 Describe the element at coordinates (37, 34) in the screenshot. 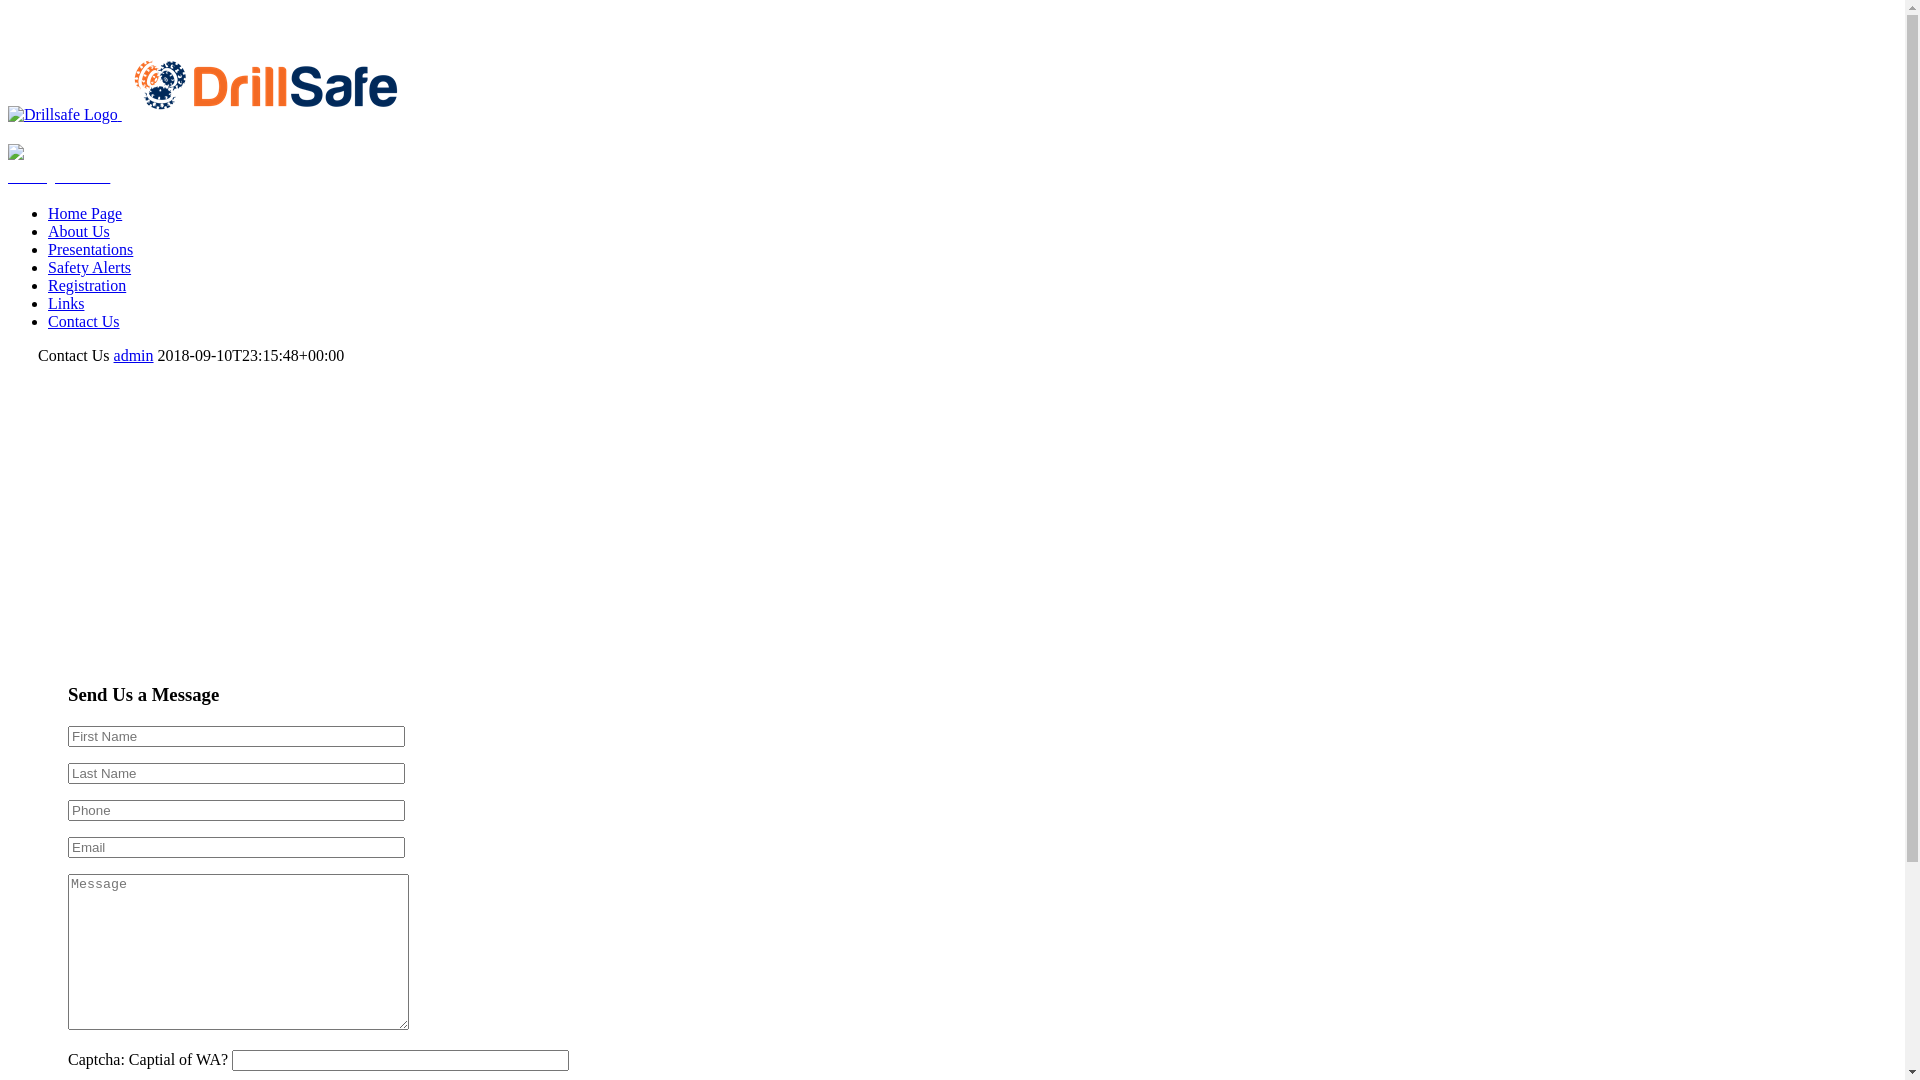

I see `'Linkedin'` at that location.